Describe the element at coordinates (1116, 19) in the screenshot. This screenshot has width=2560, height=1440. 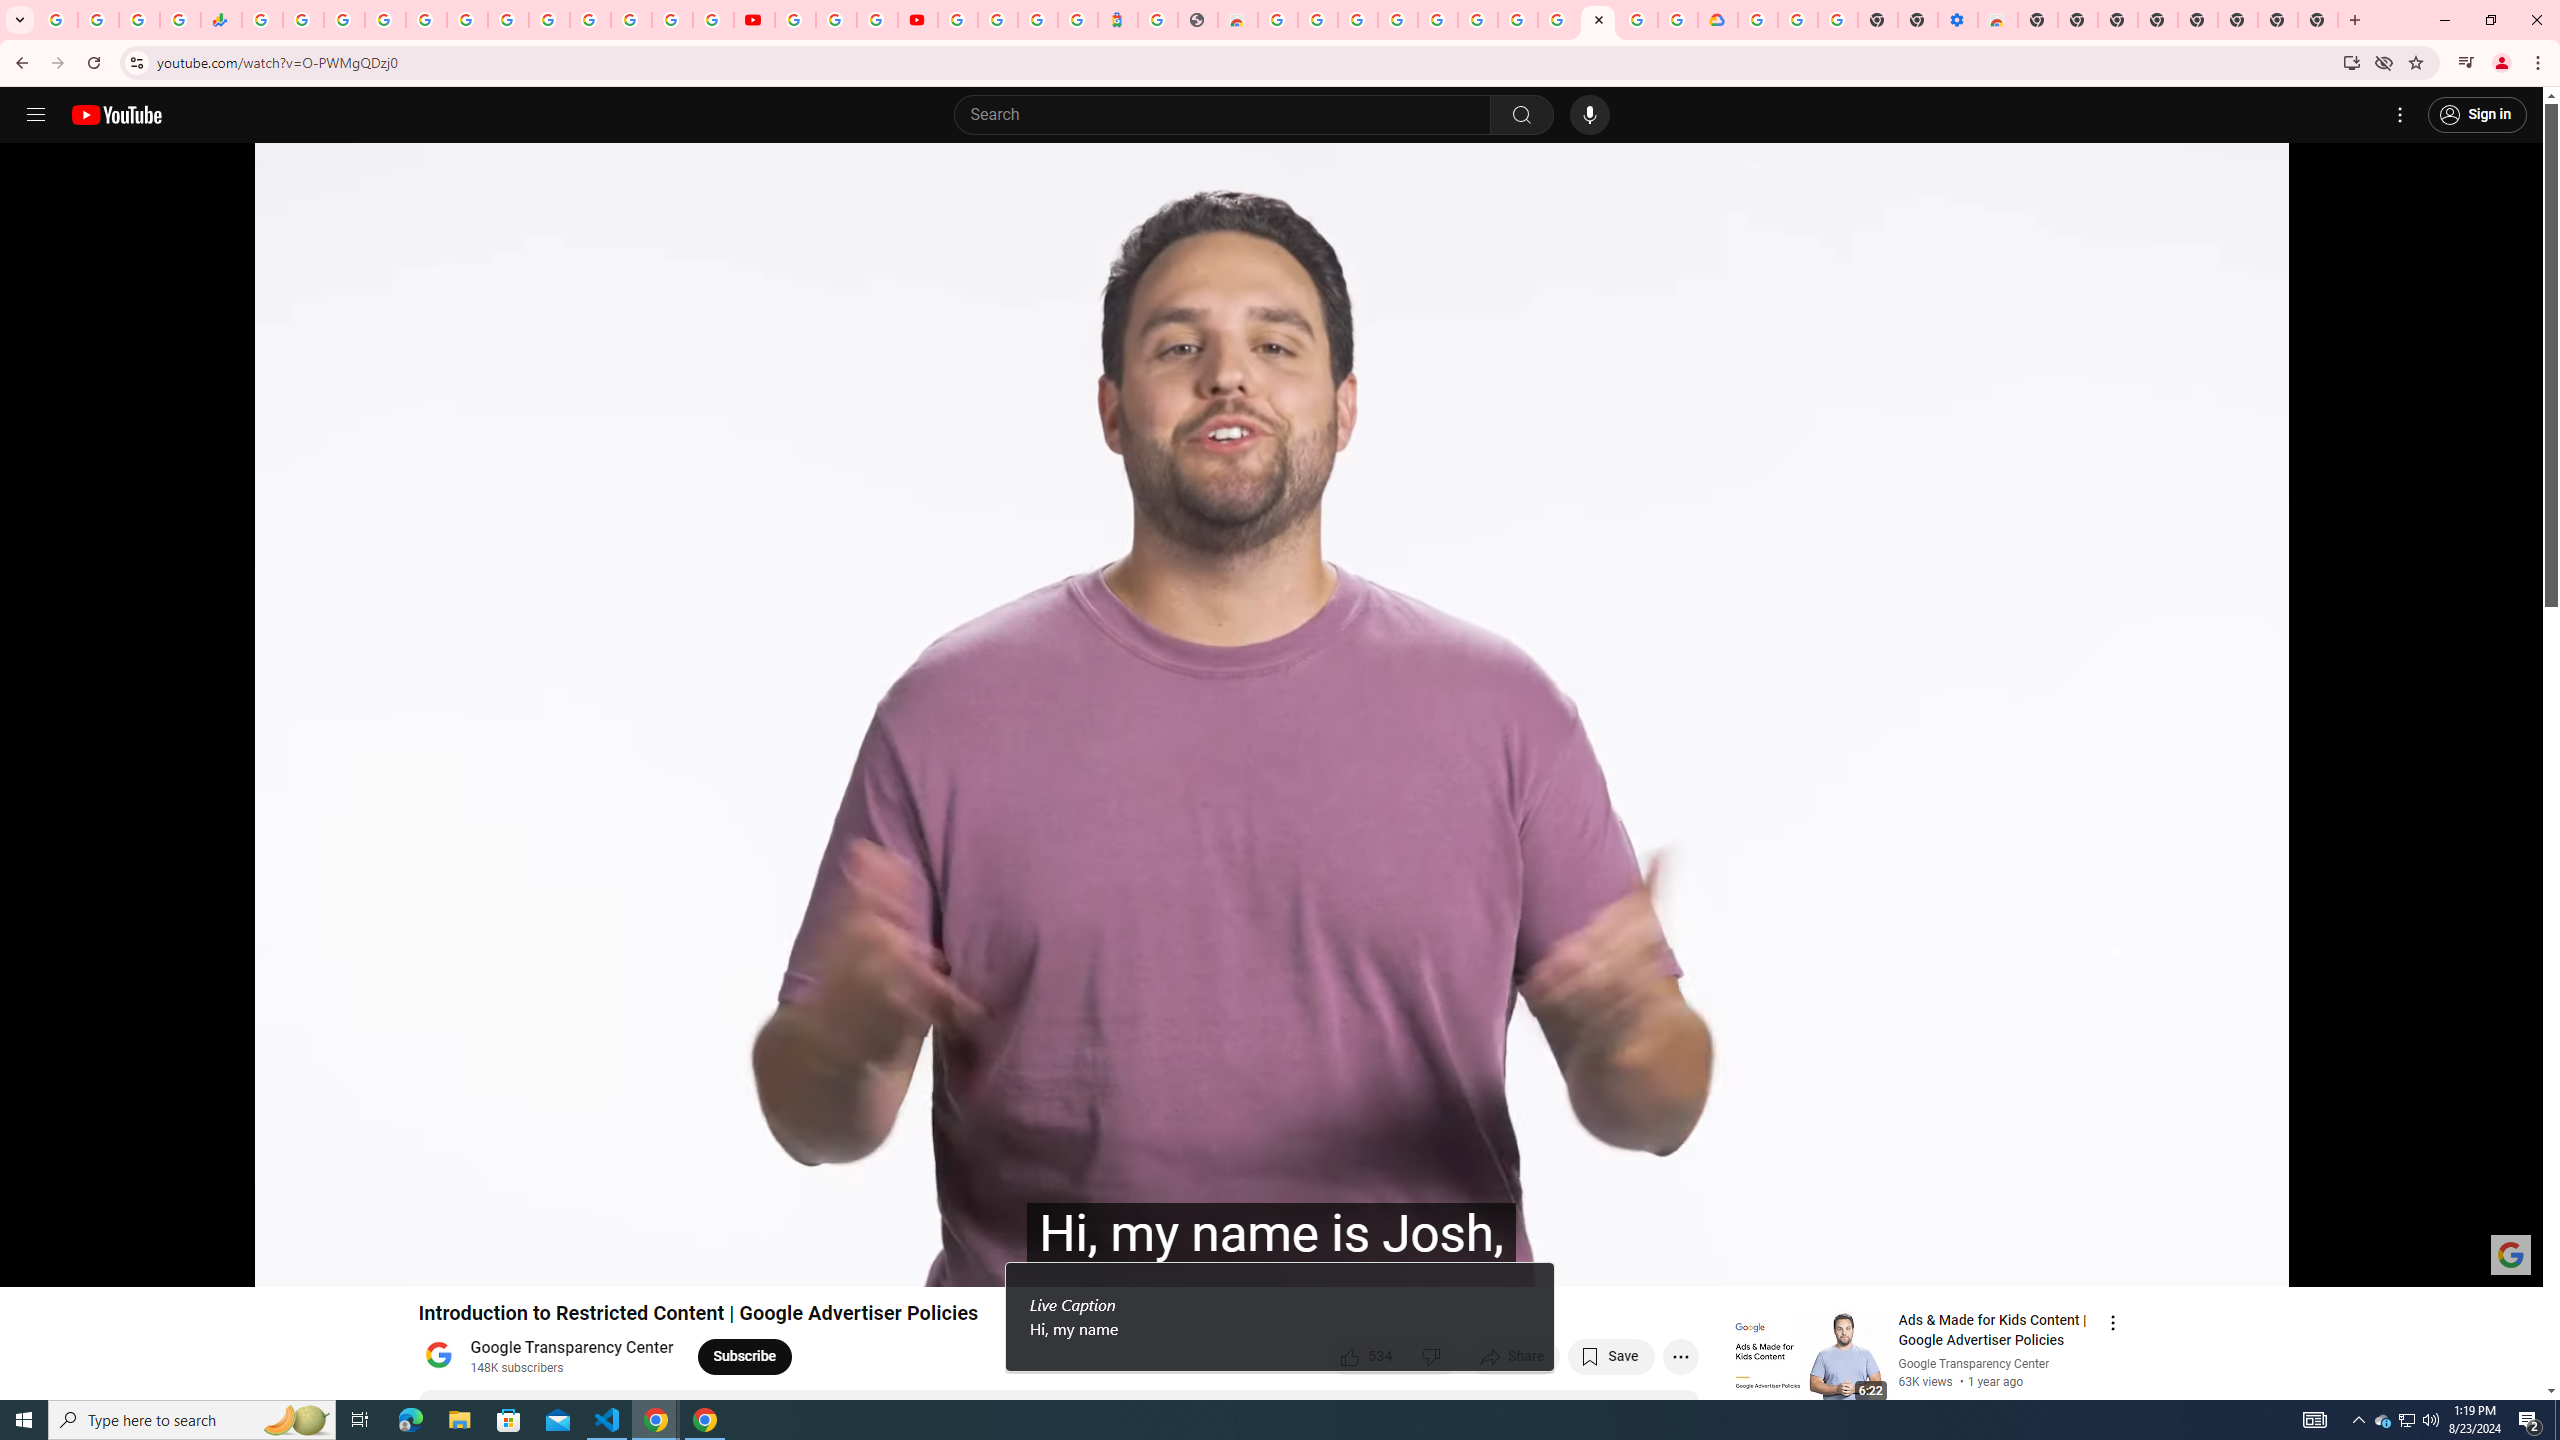
I see `'Atour Hotel - Google hotels'` at that location.